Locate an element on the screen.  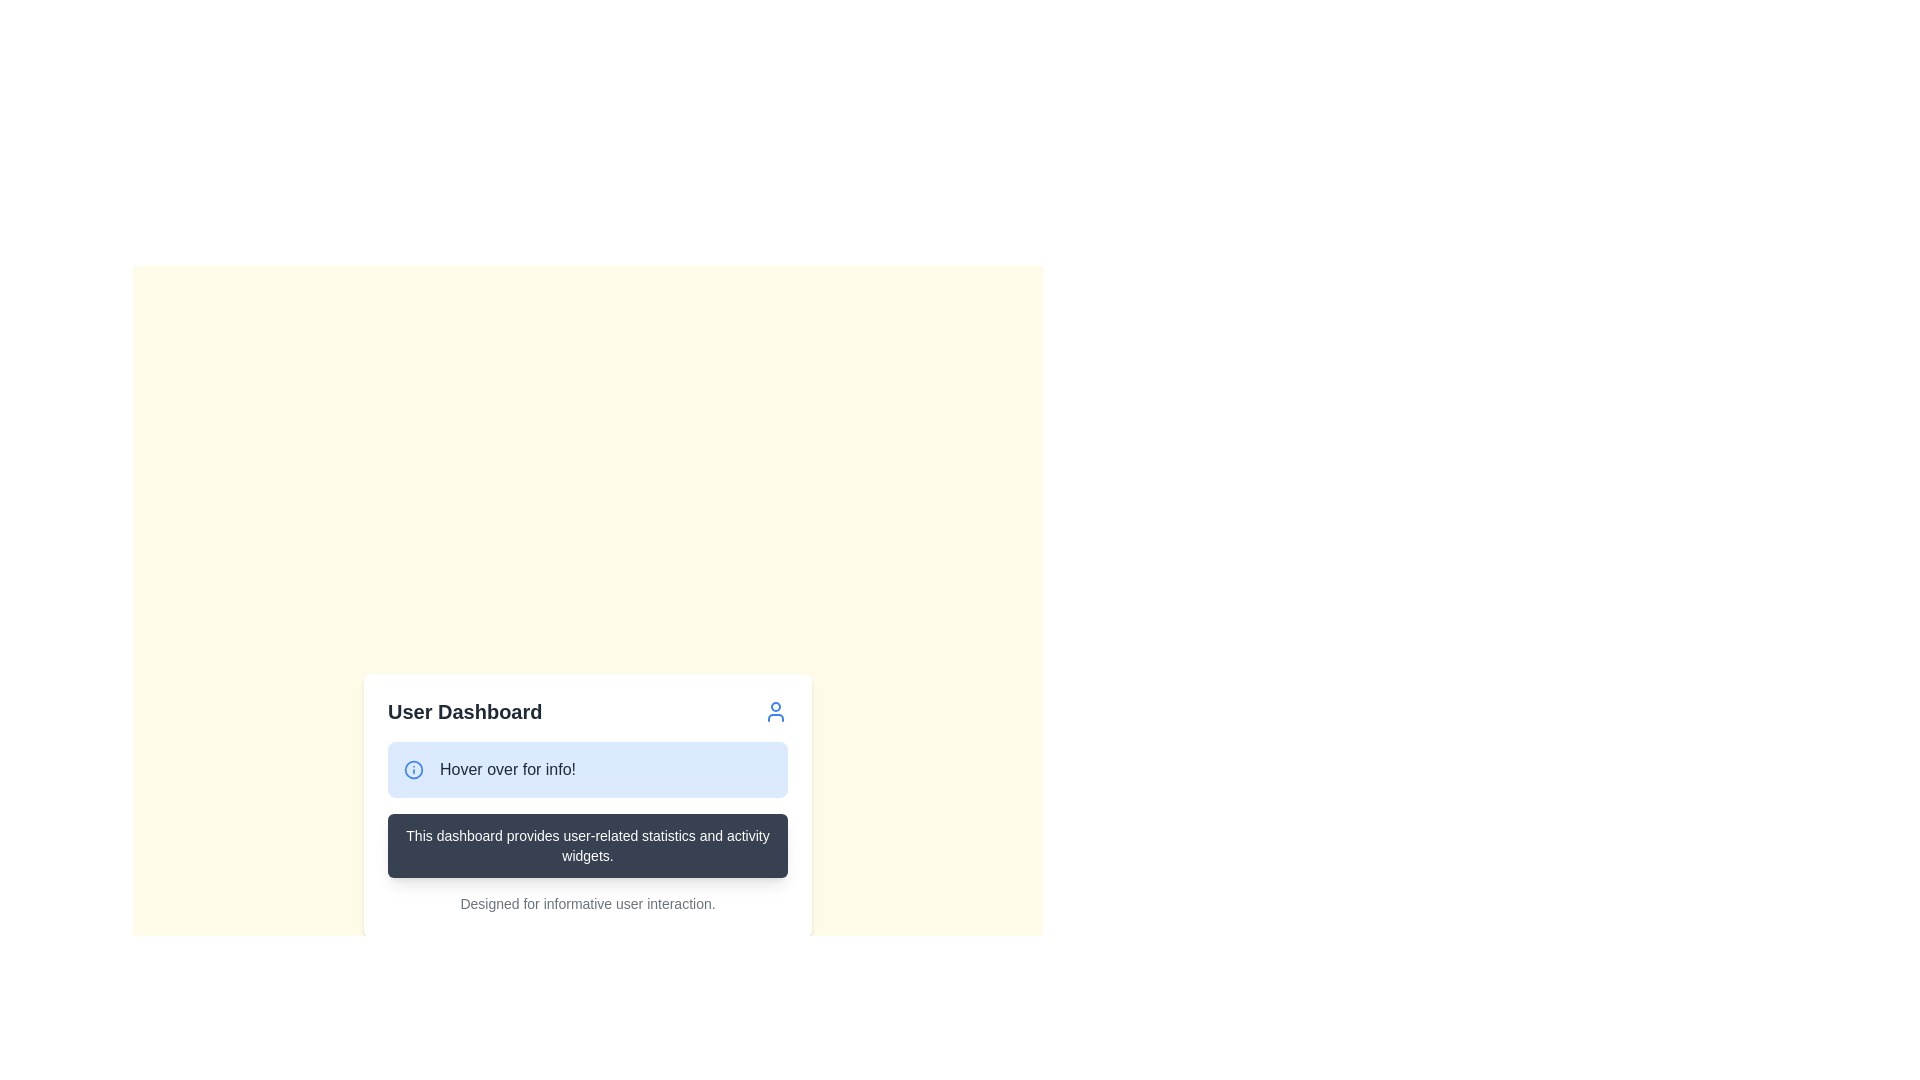
the circular icon with a blue border and white background, located on the left side of the button labeled 'Hover over for info!' is located at coordinates (412, 769).